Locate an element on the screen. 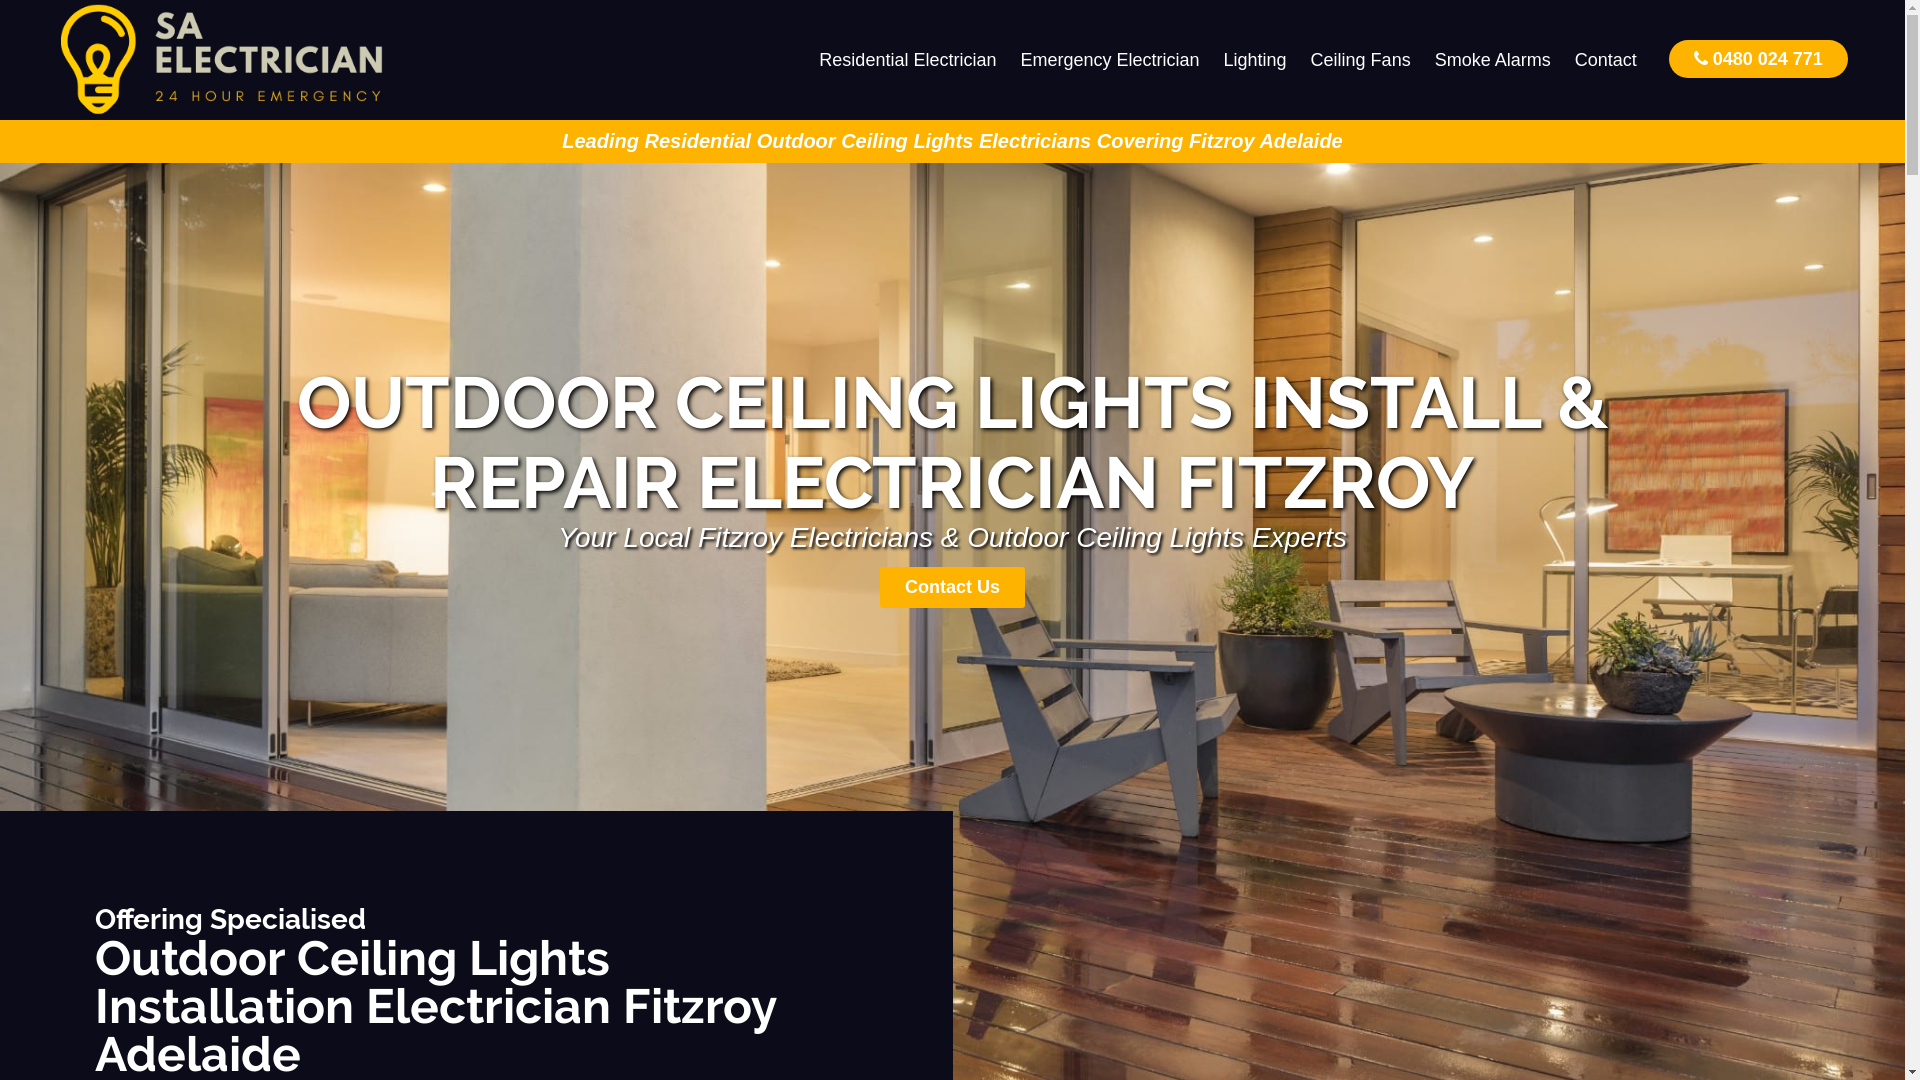 The image size is (1920, 1080). 'Emergency Electrician' is located at coordinates (1108, 59).